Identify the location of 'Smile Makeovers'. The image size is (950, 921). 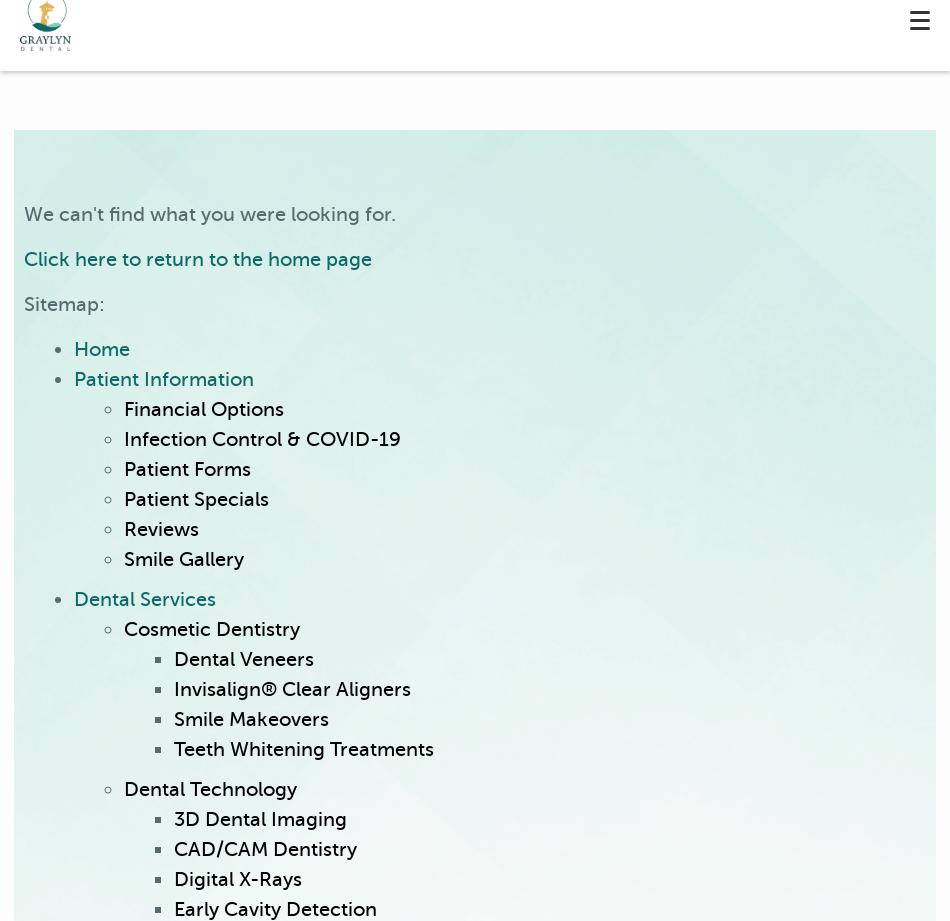
(250, 719).